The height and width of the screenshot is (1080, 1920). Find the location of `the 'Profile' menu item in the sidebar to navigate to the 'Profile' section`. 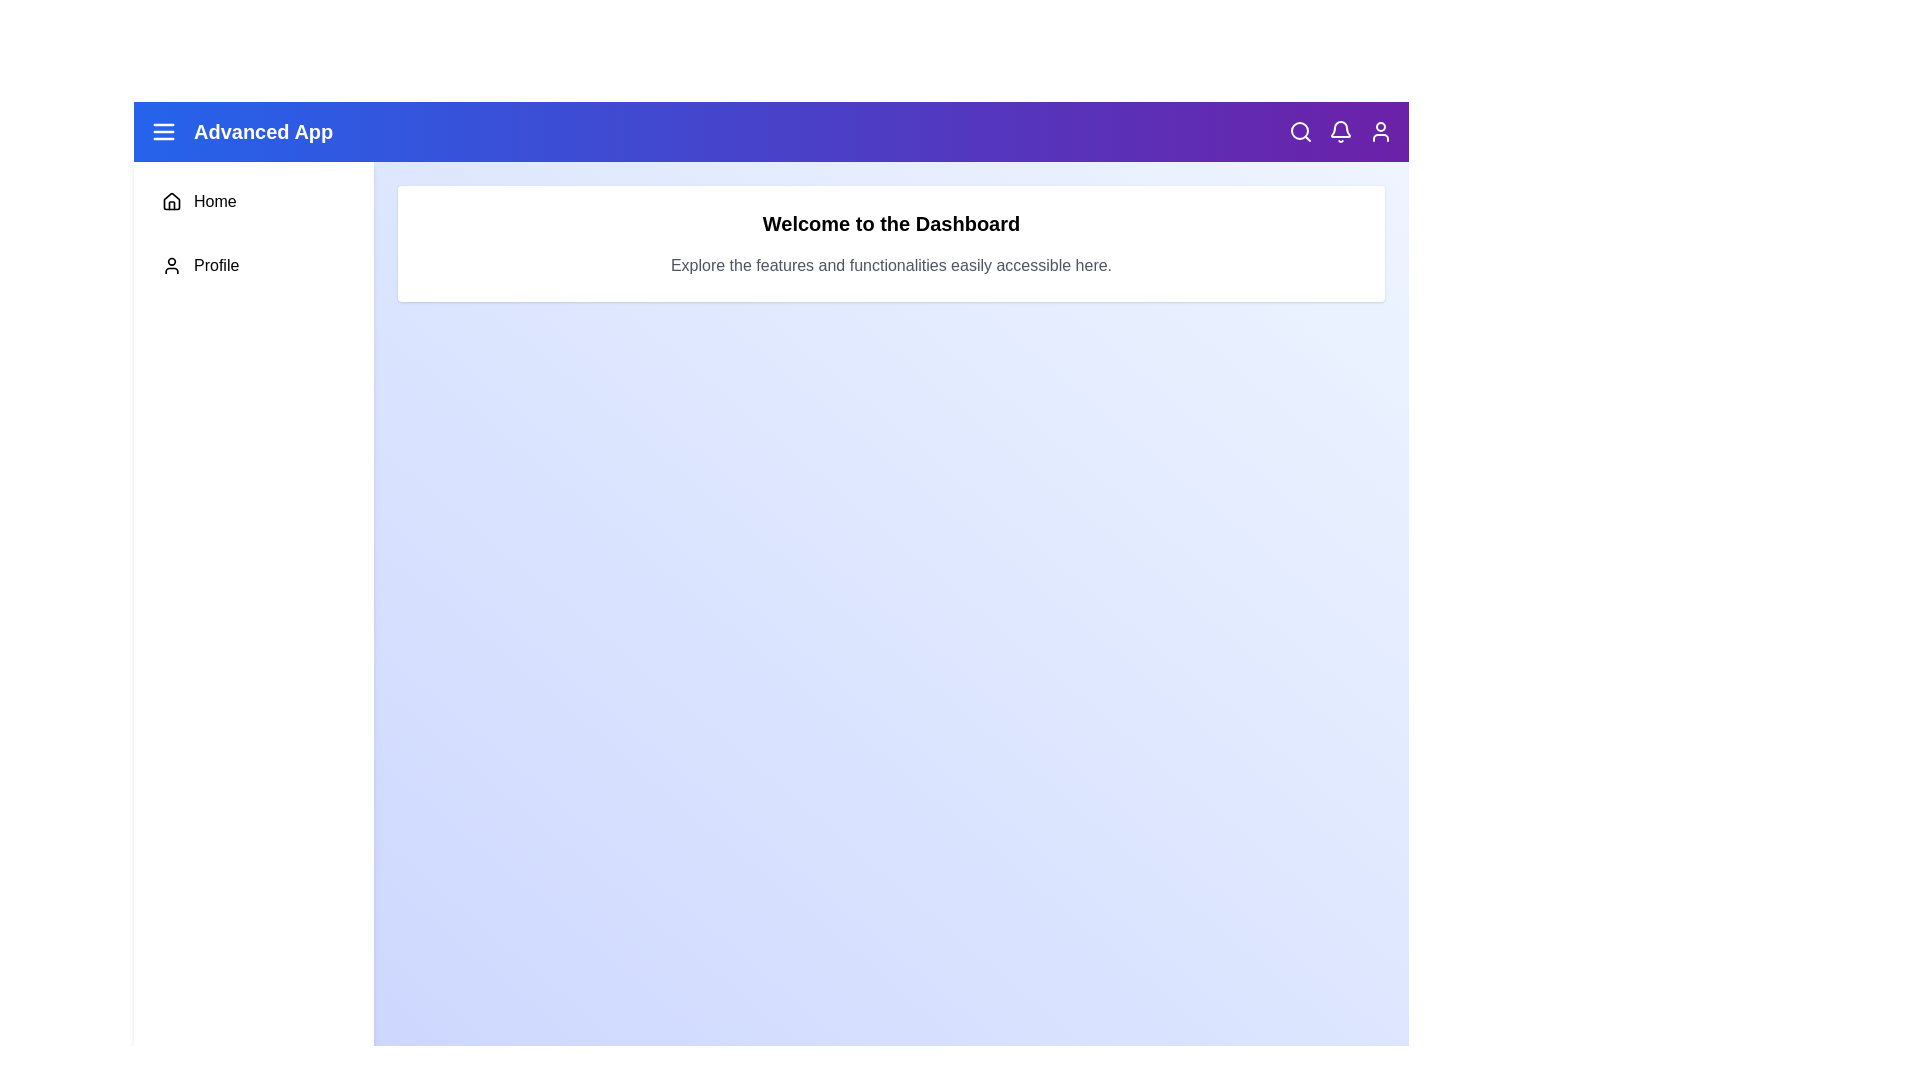

the 'Profile' menu item in the sidebar to navigate to the 'Profile' section is located at coordinates (253, 265).